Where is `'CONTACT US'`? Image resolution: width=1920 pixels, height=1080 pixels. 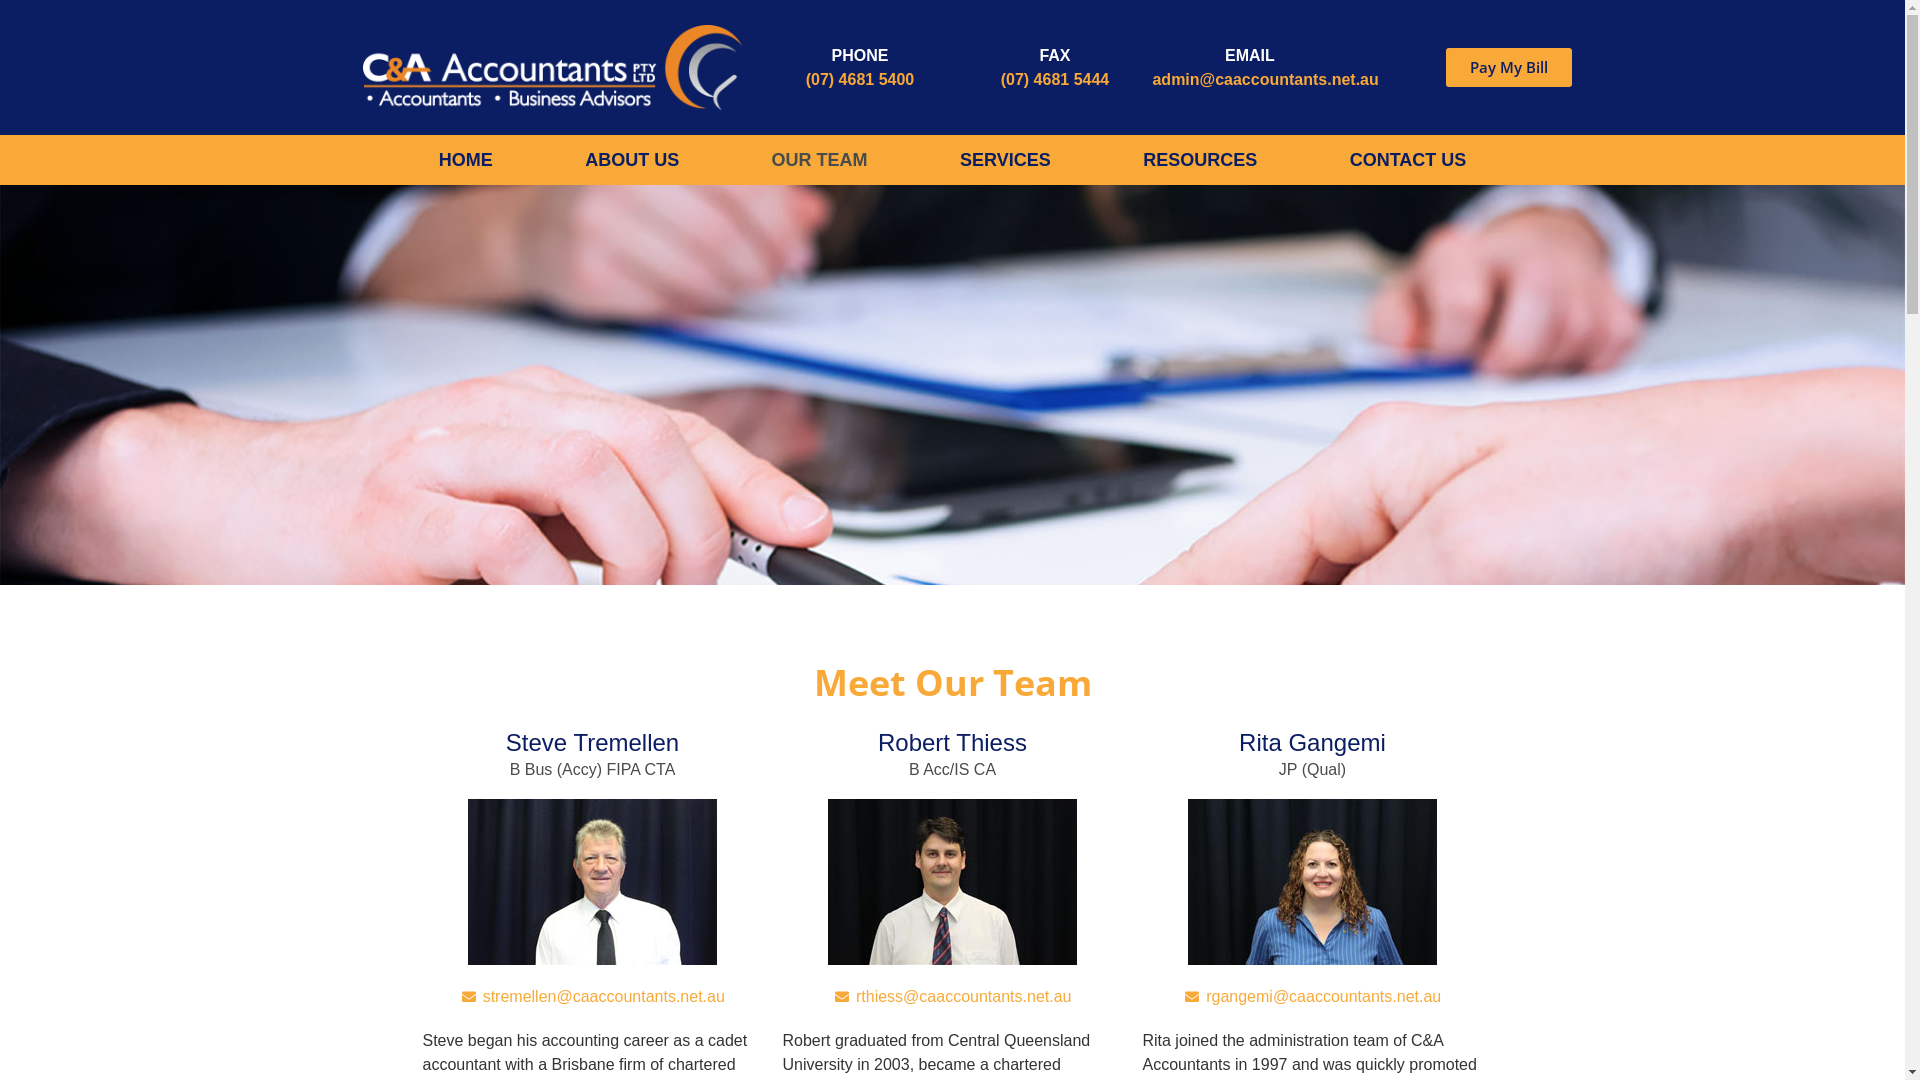 'CONTACT US' is located at coordinates (1406, 158).